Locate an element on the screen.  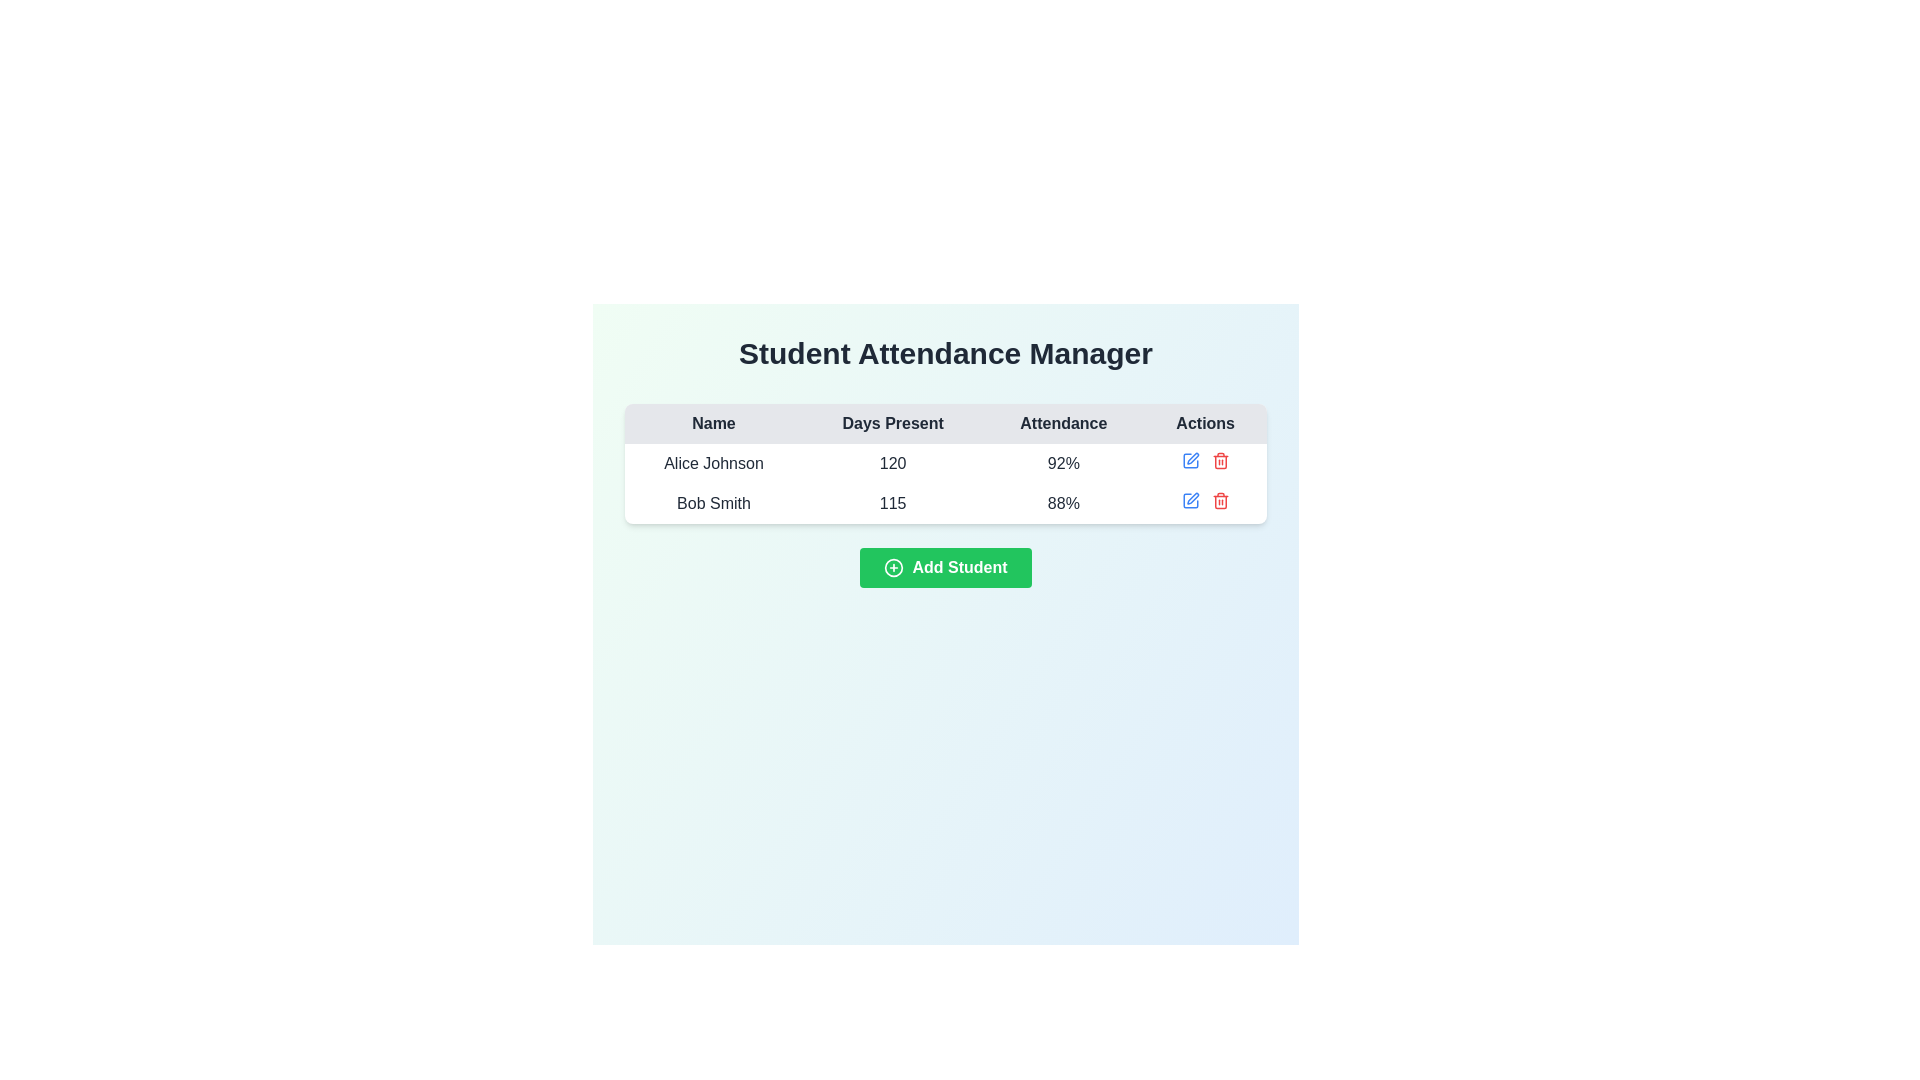
the 'Days Present' text display for the individual 'Alice Johnson' in the table is located at coordinates (892, 463).